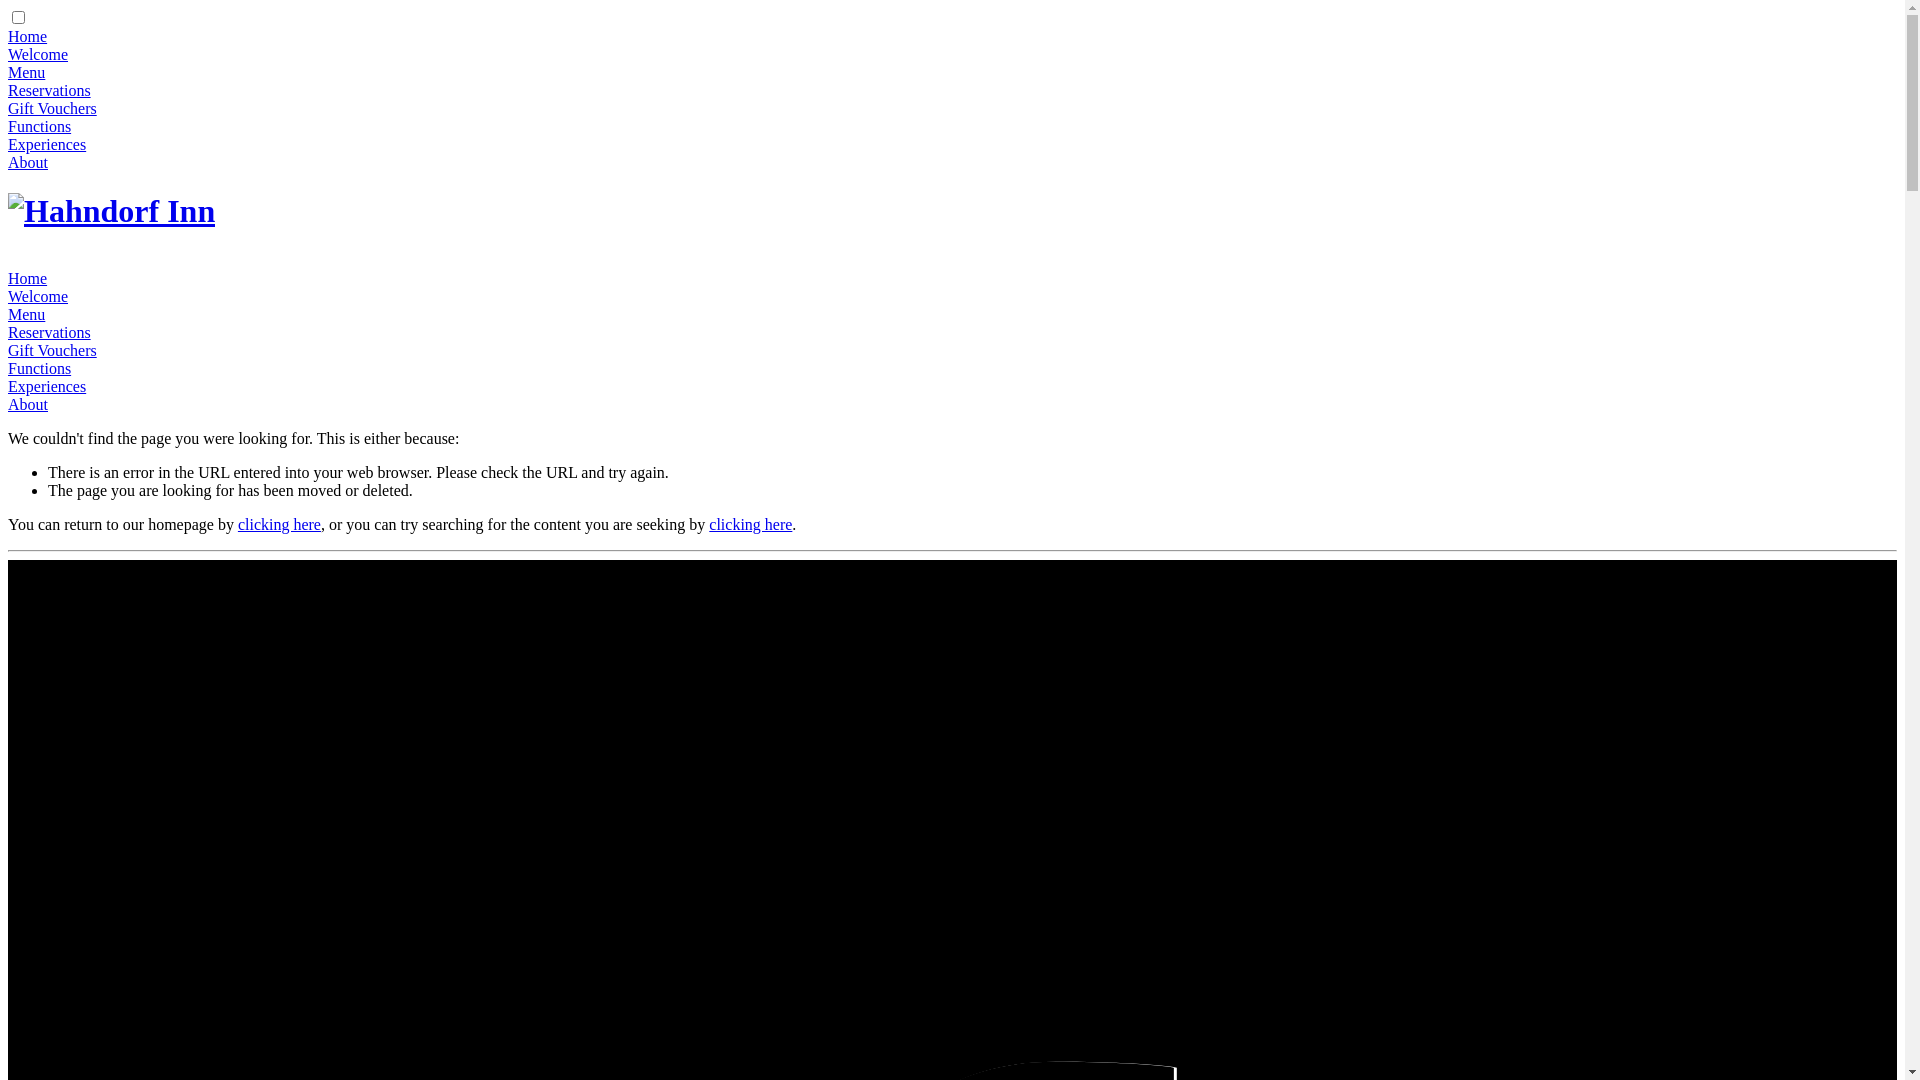 The height and width of the screenshot is (1080, 1920). I want to click on 'Functions', so click(39, 368).